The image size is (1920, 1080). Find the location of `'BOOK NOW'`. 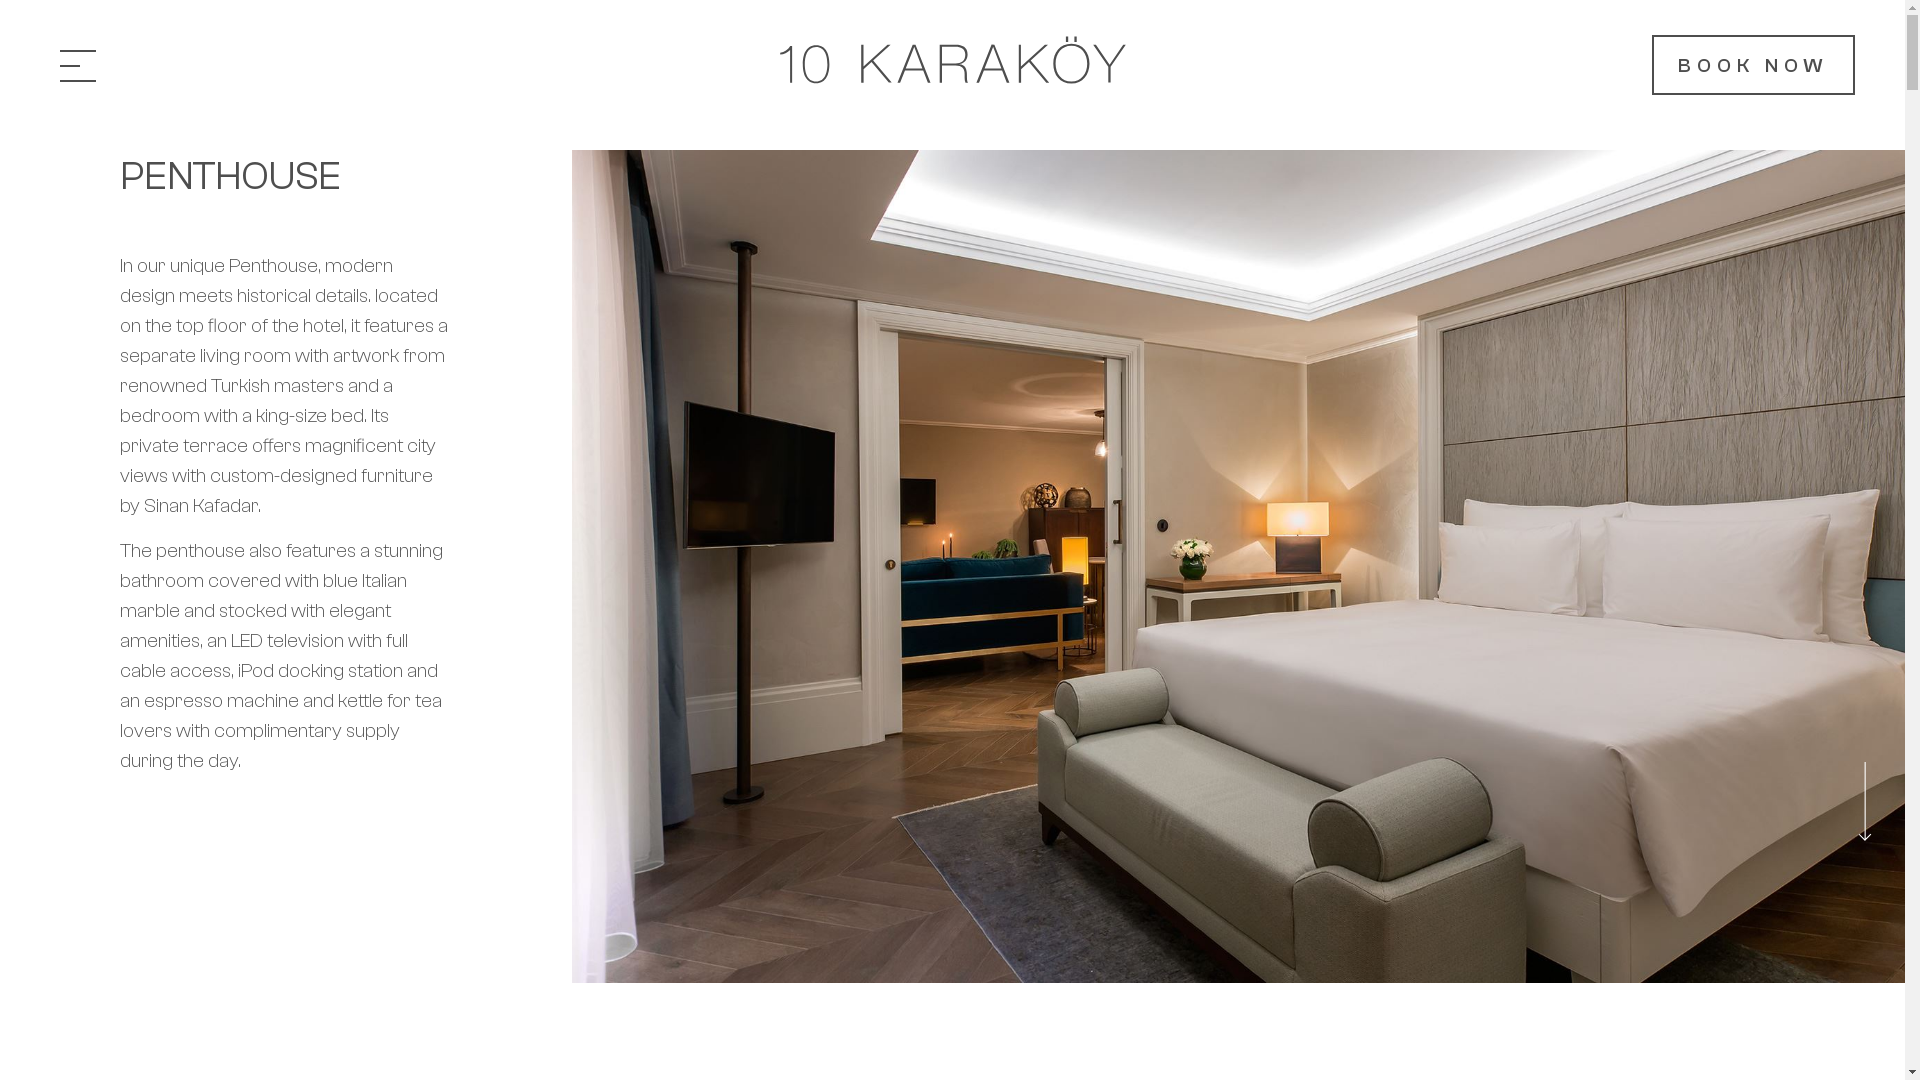

'BOOK NOW' is located at coordinates (1752, 64).